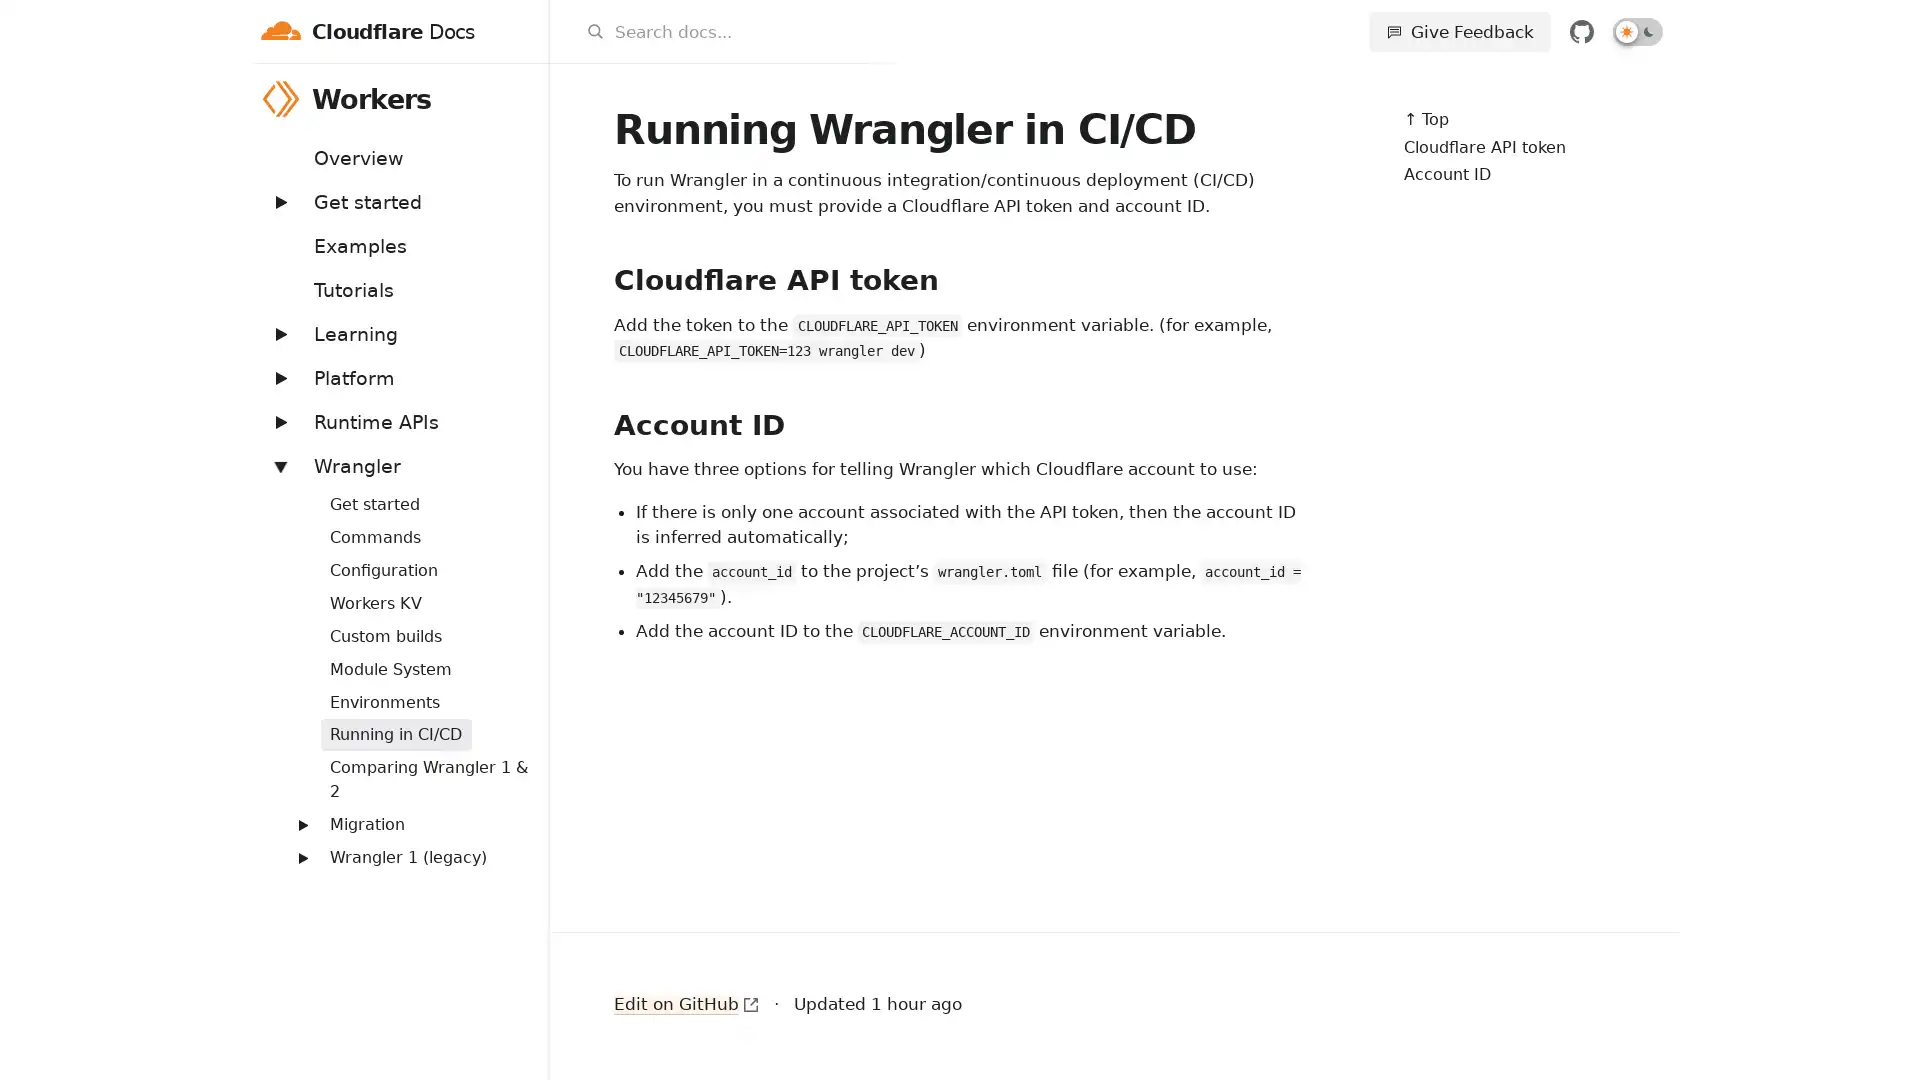  What do you see at coordinates (301, 855) in the screenshot?
I see `Expand: Wrangler 1 (legacy)` at bounding box center [301, 855].